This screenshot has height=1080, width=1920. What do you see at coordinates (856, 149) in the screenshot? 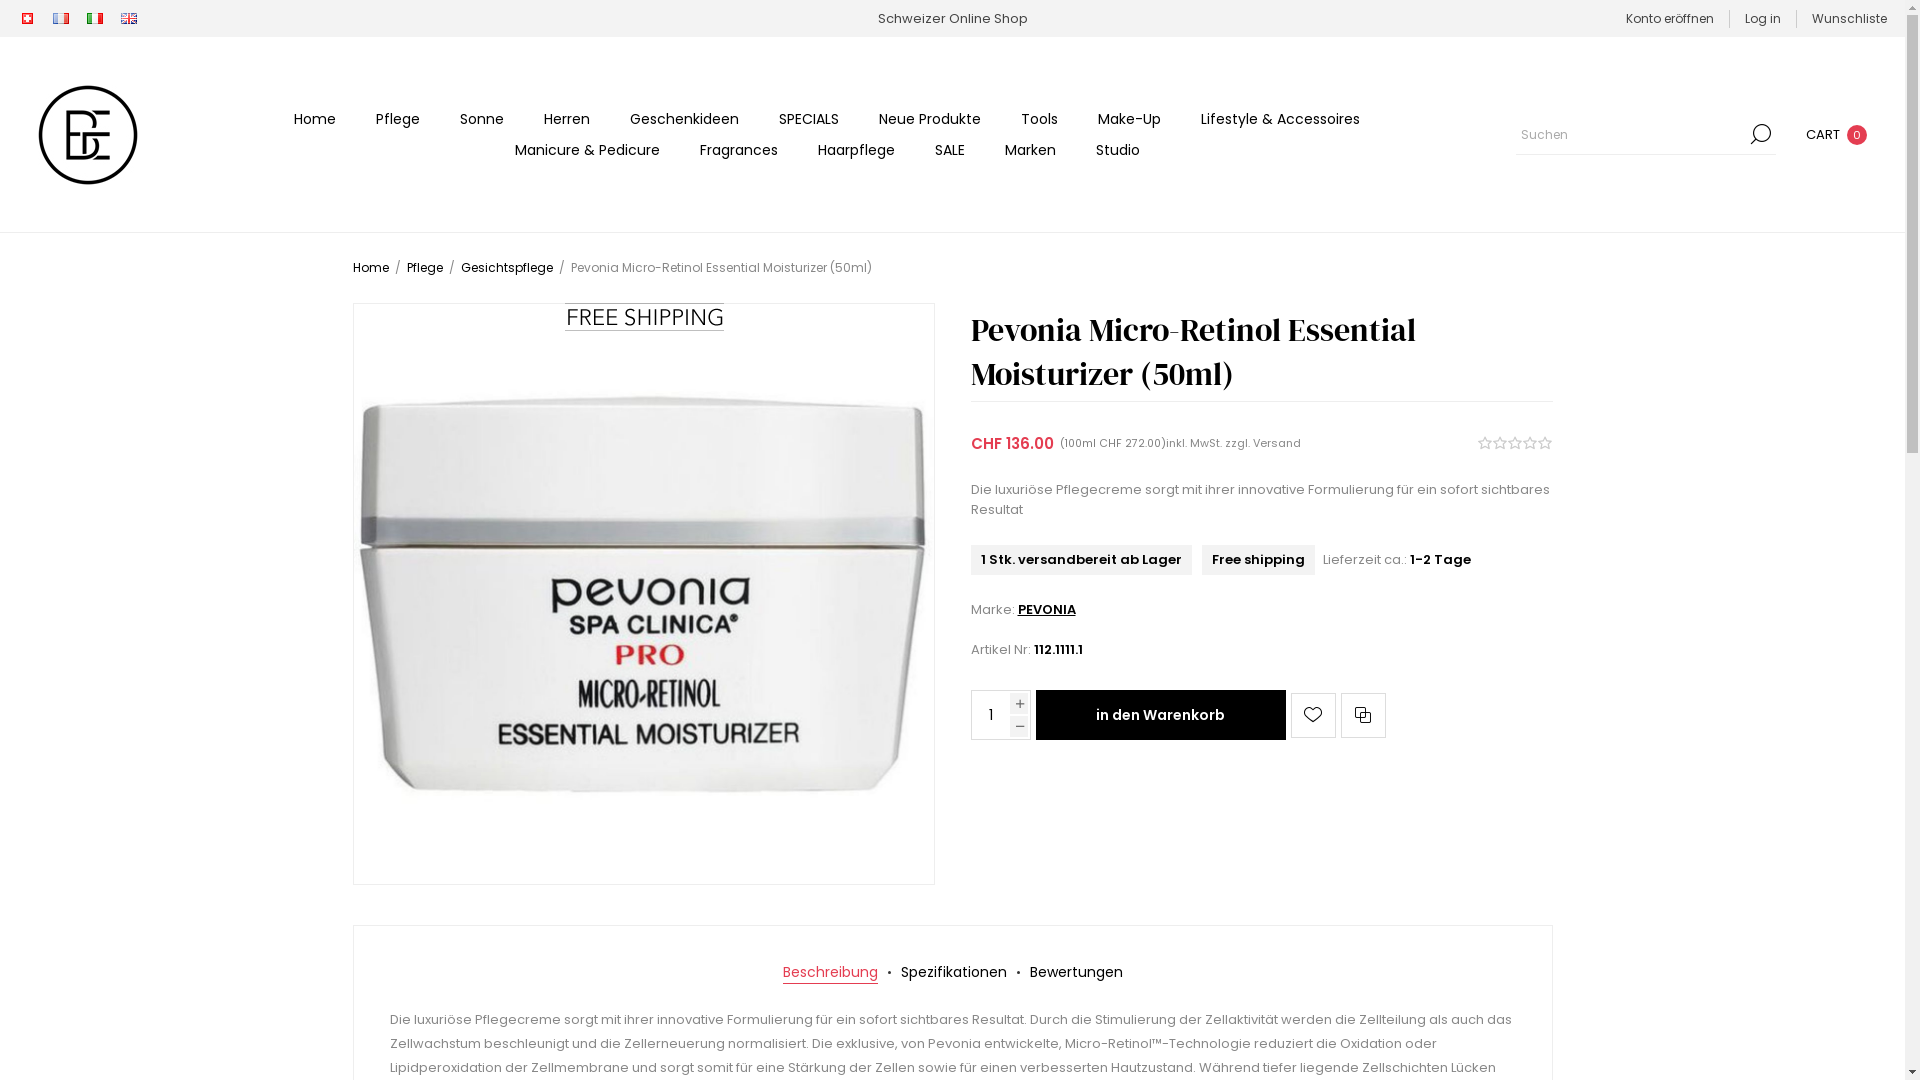
I see `'Haarpflege'` at bounding box center [856, 149].